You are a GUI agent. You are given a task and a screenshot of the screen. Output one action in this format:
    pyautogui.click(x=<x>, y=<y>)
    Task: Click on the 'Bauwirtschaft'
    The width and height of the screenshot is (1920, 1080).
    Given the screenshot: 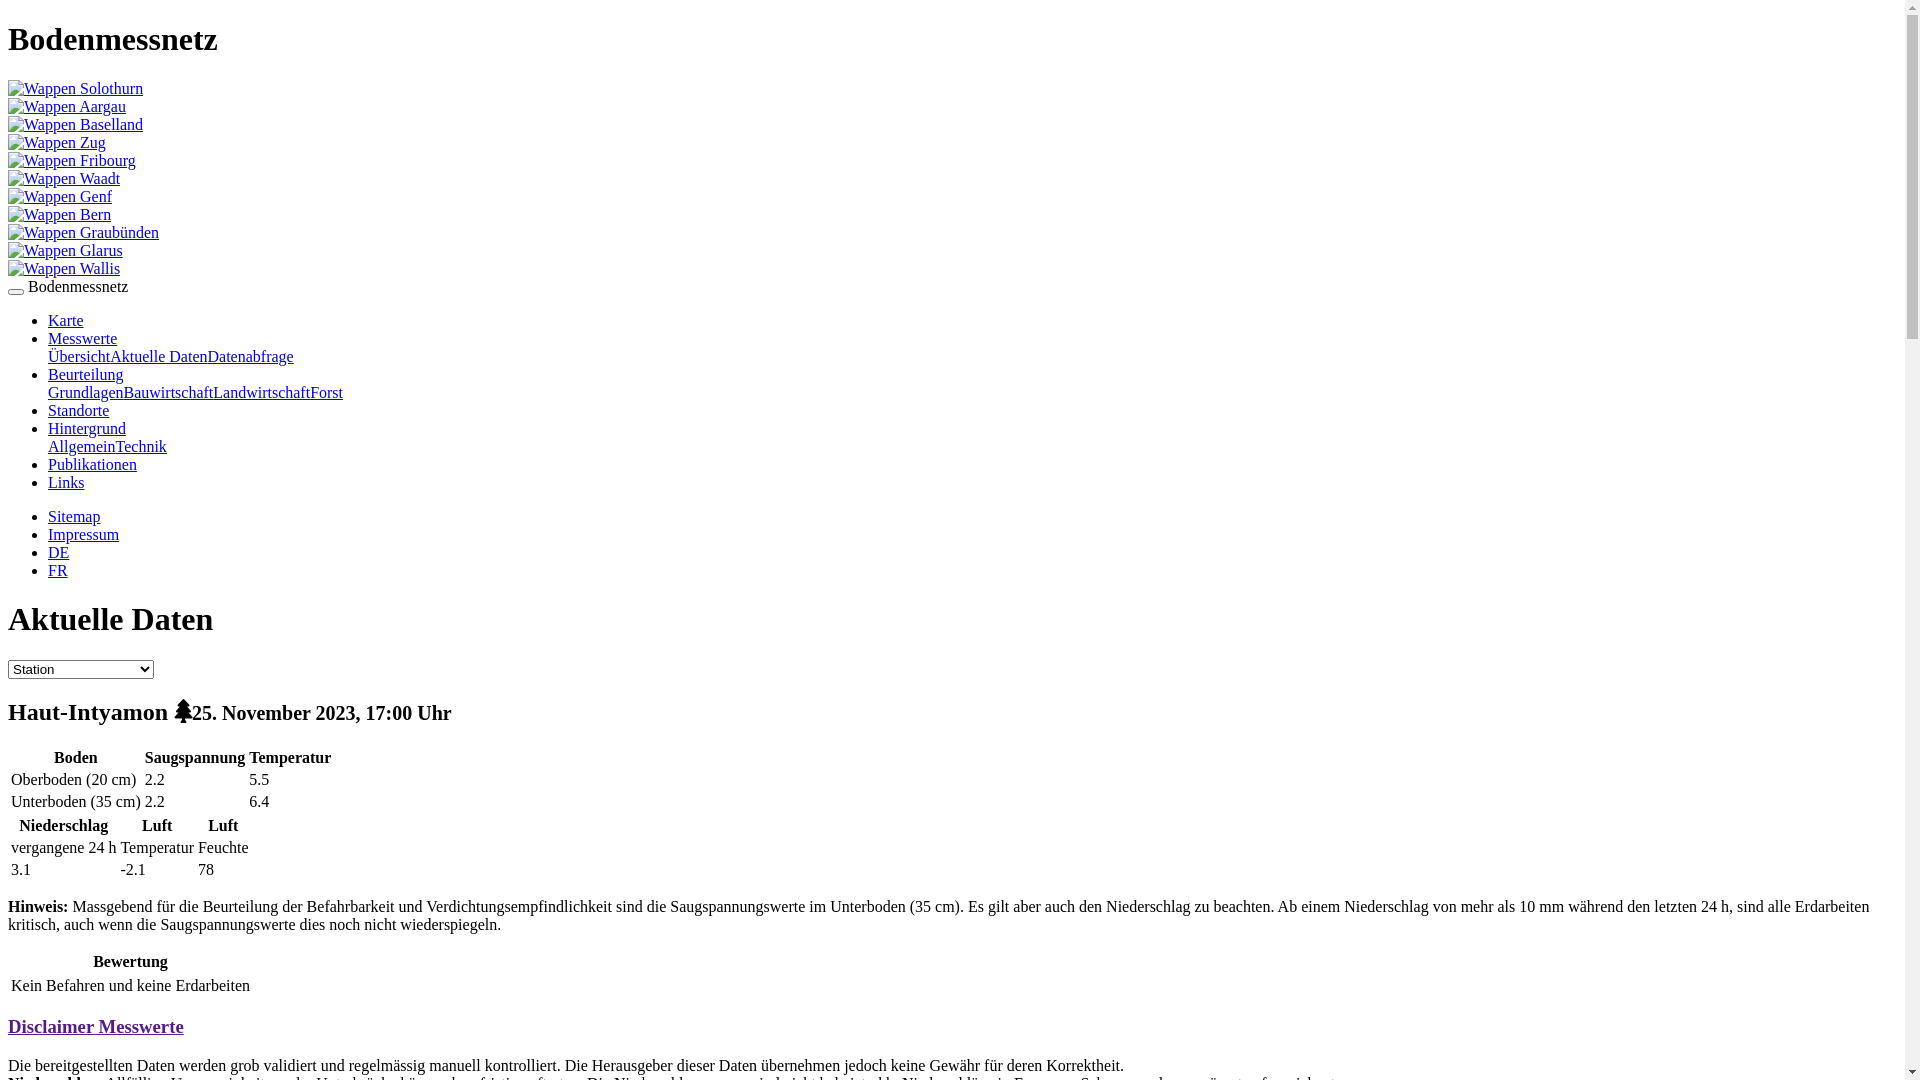 What is the action you would take?
    pyautogui.click(x=123, y=392)
    